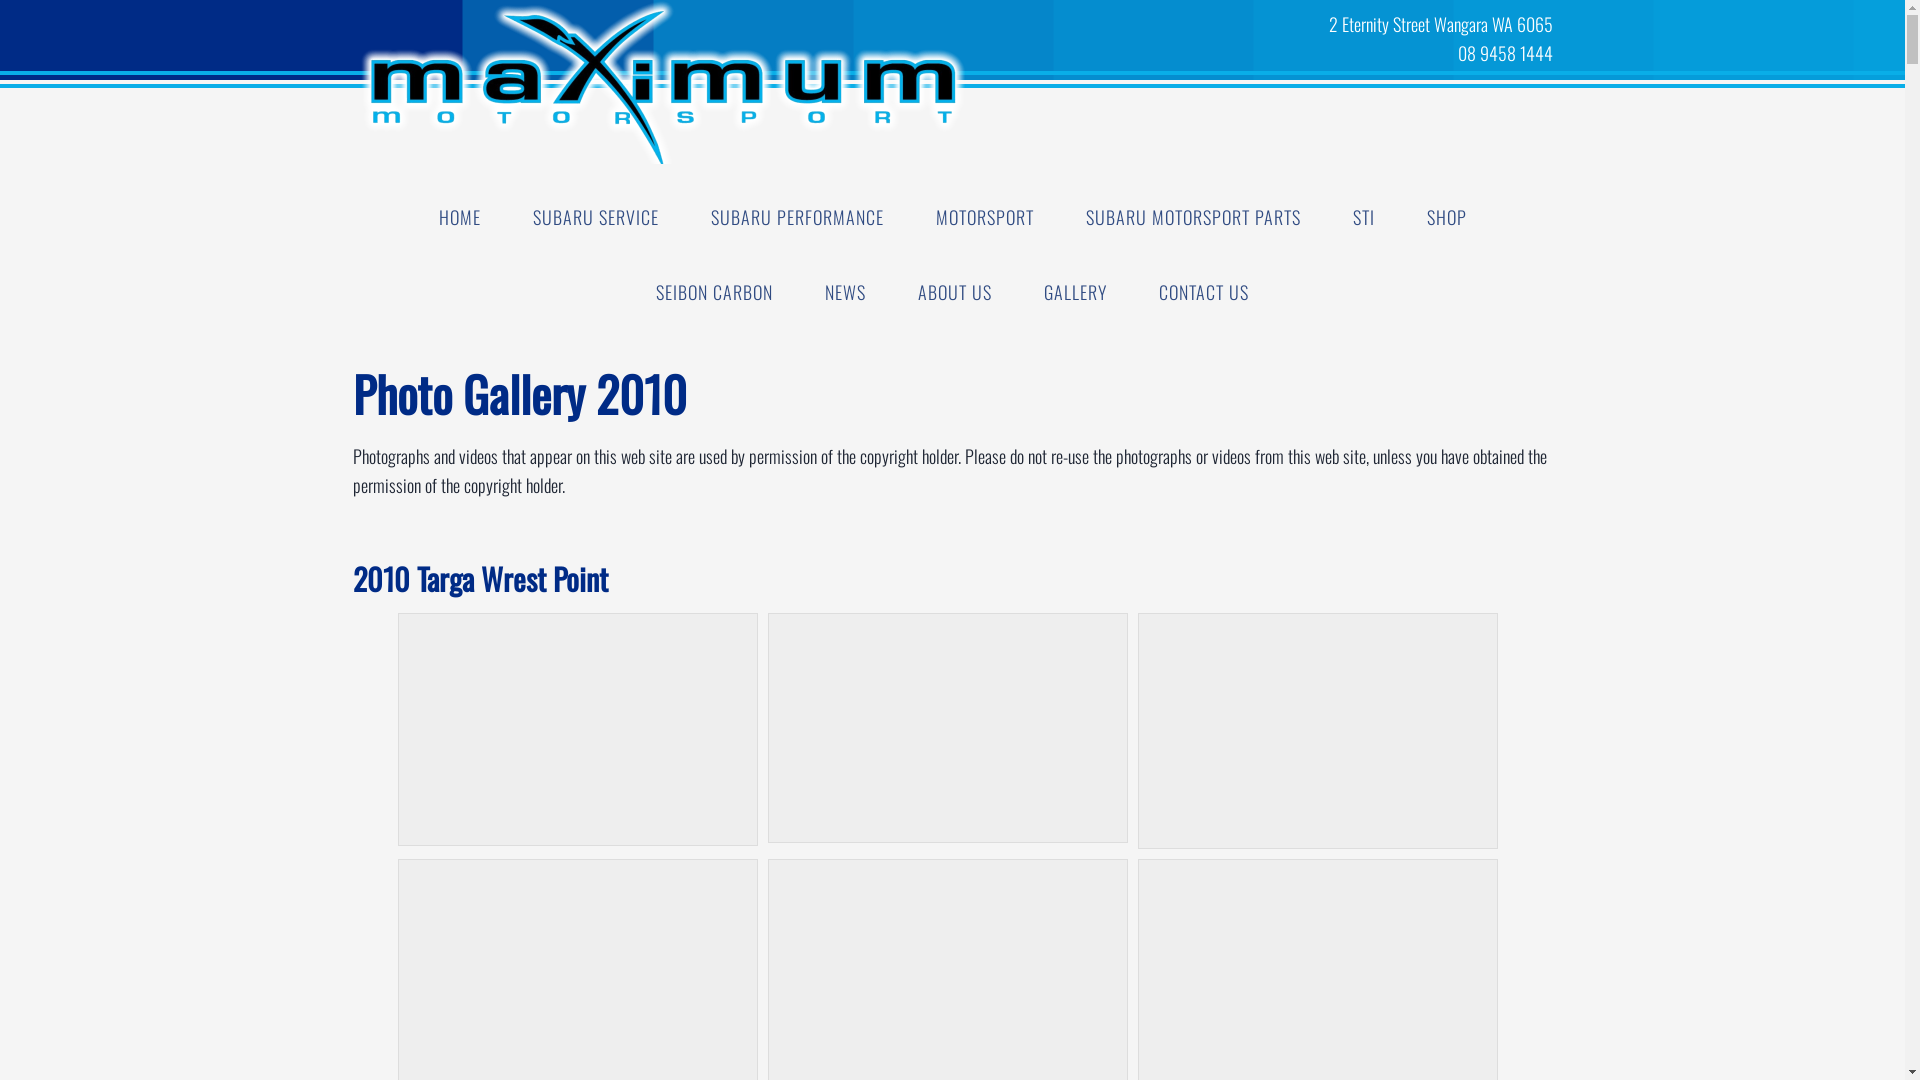  What do you see at coordinates (845, 292) in the screenshot?
I see `'NEWS'` at bounding box center [845, 292].